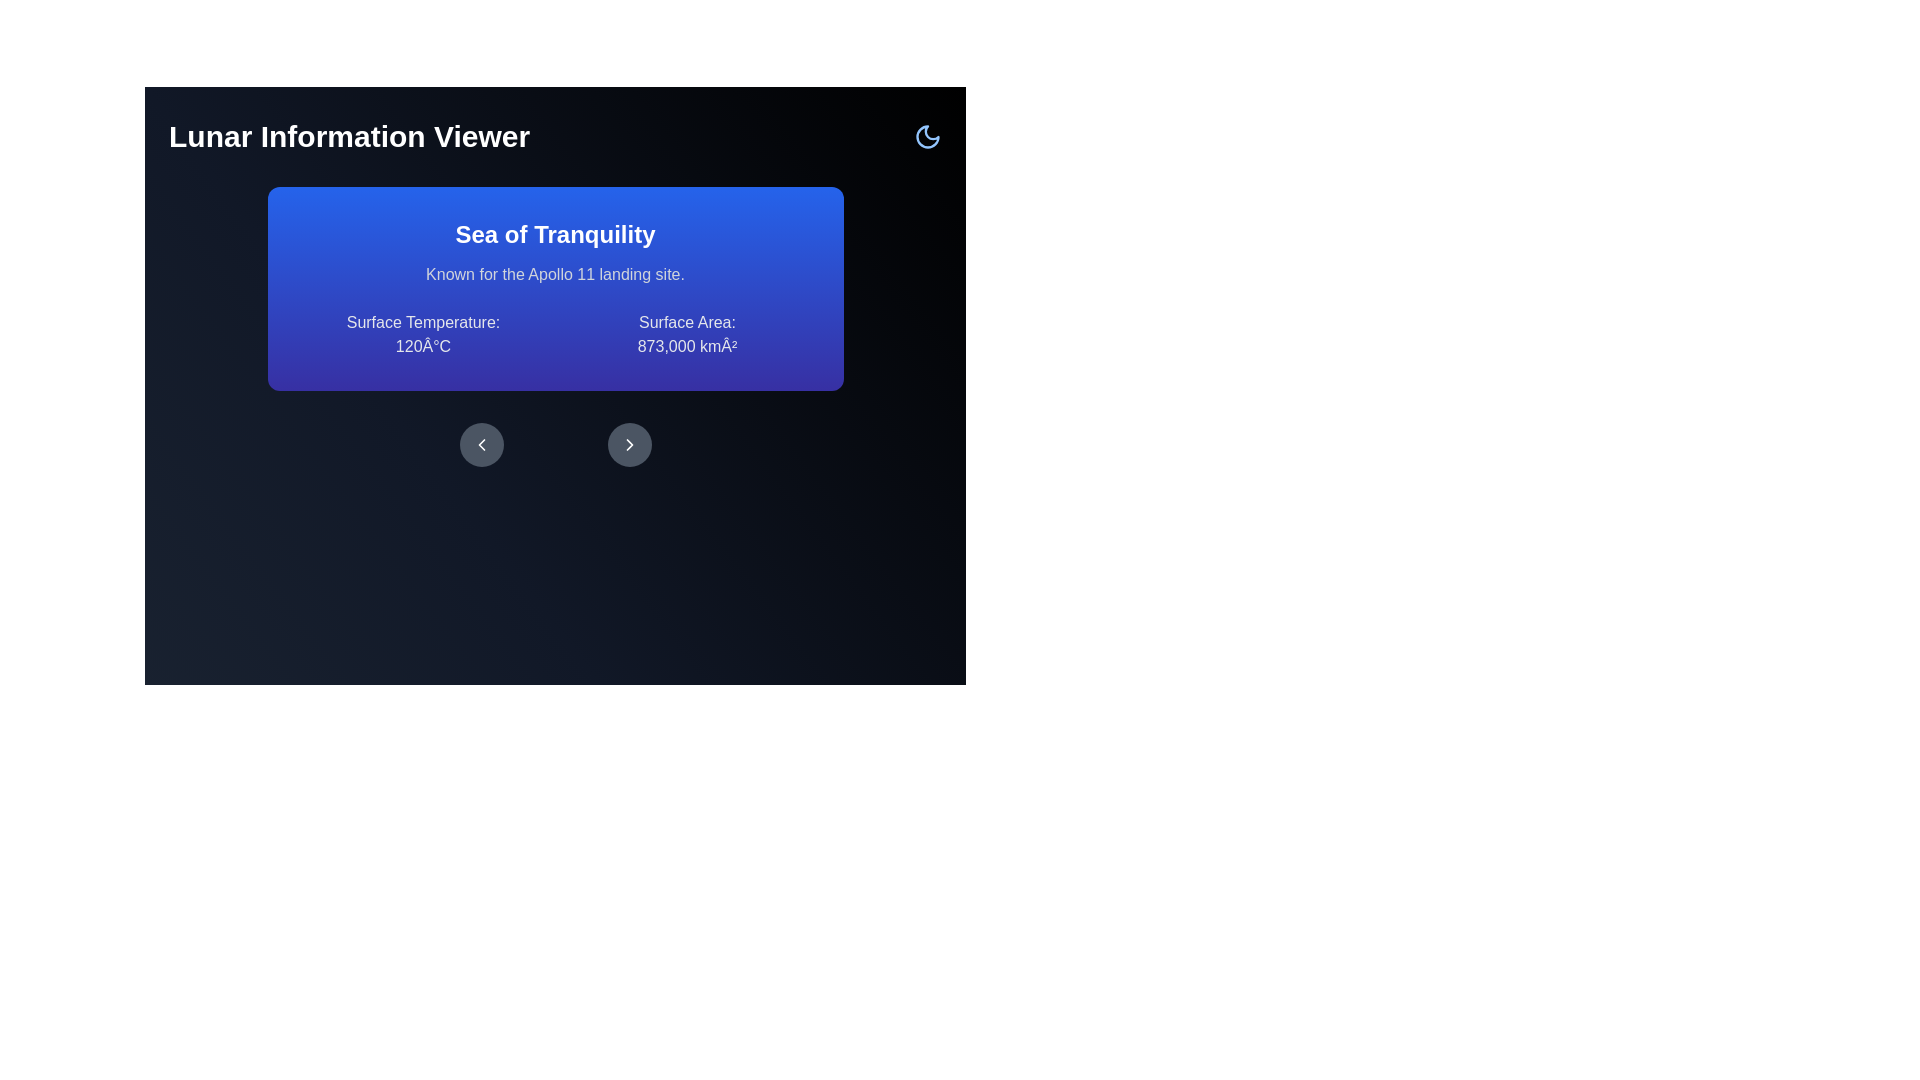 The width and height of the screenshot is (1920, 1080). I want to click on text element displaying 'Surface Temperature: 120°C' located in the left column of a two-column grid layout, so click(422, 334).